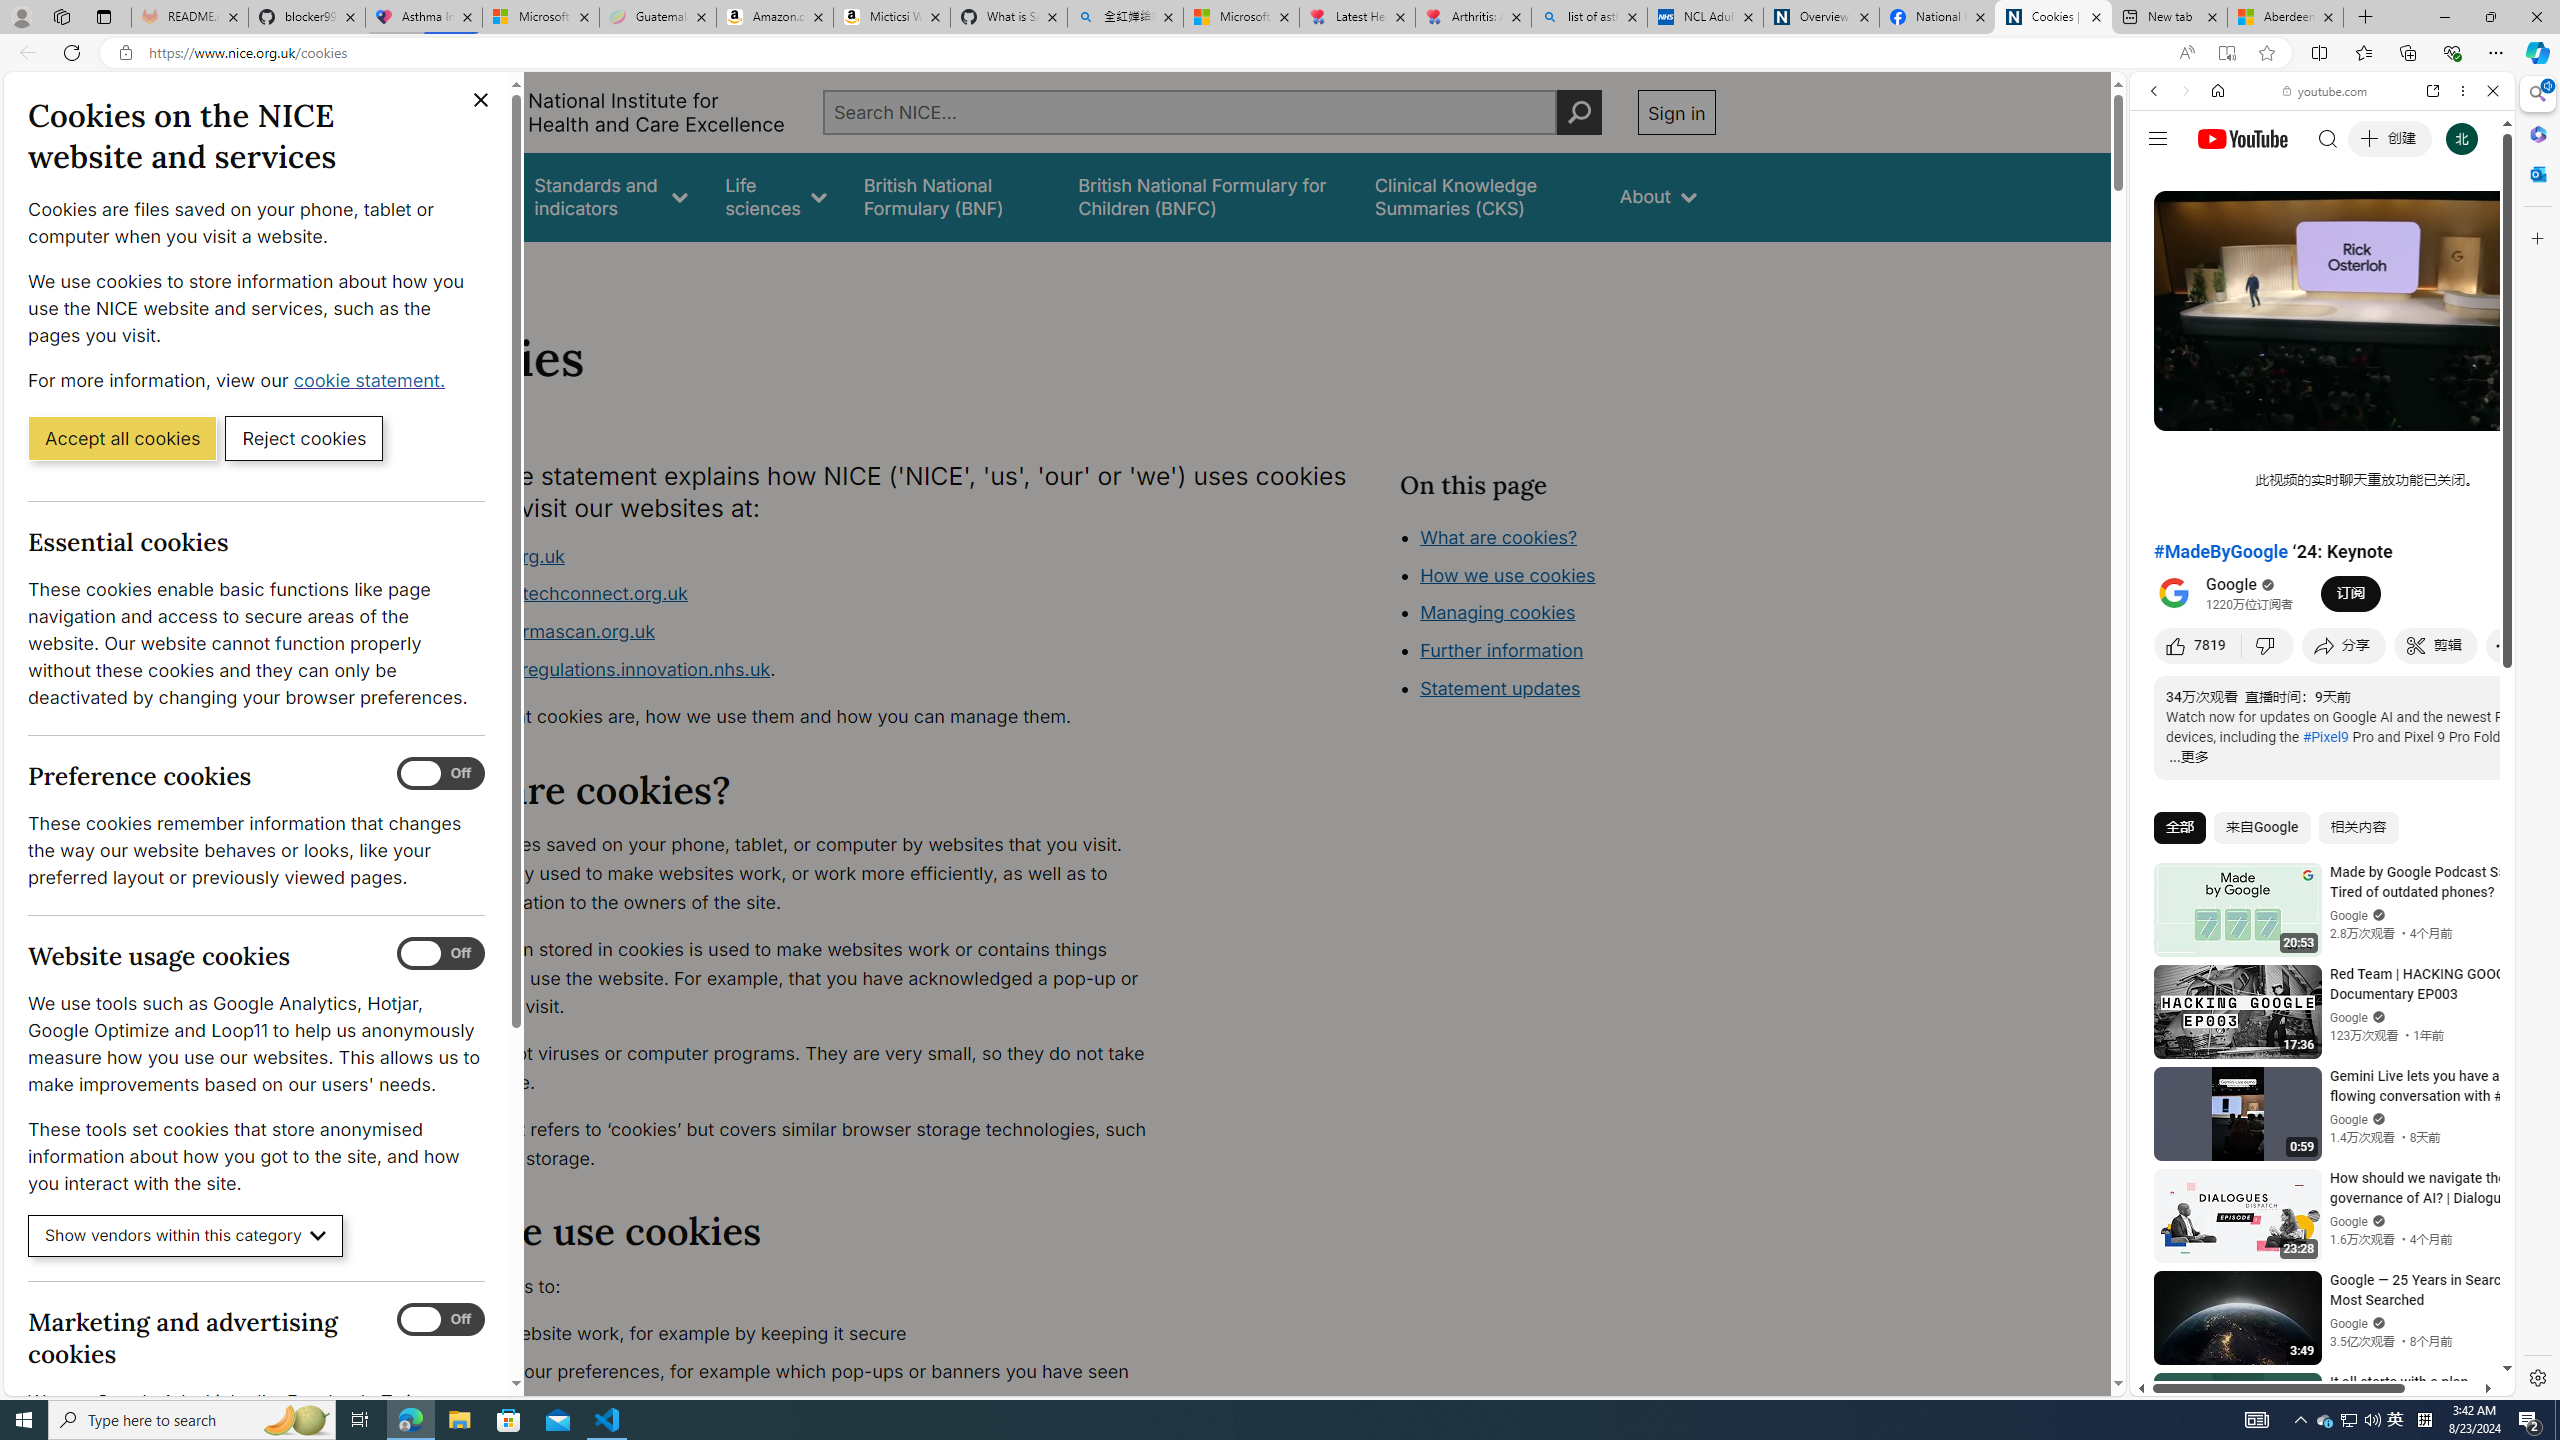  I want to click on 'Sign in', so click(1675, 111).